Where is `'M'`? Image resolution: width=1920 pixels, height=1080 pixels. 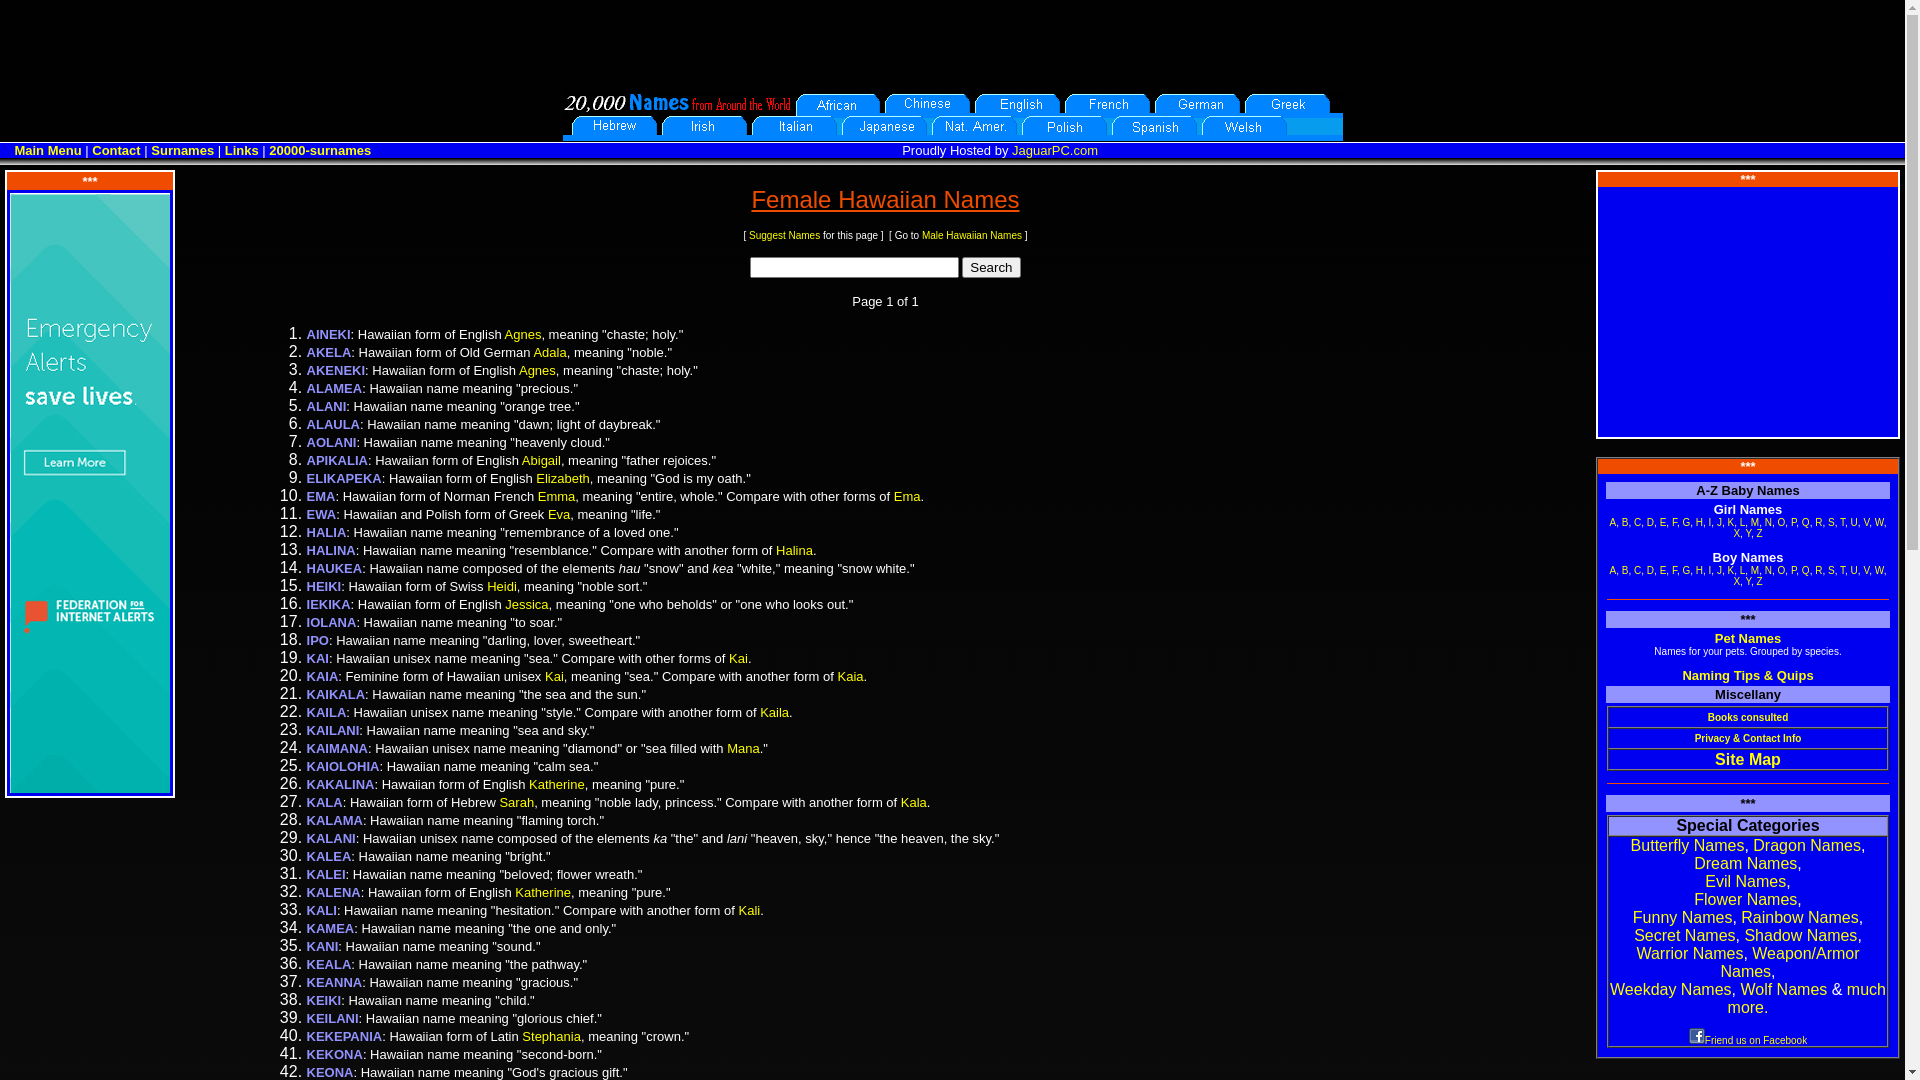
'M' is located at coordinates (1754, 521).